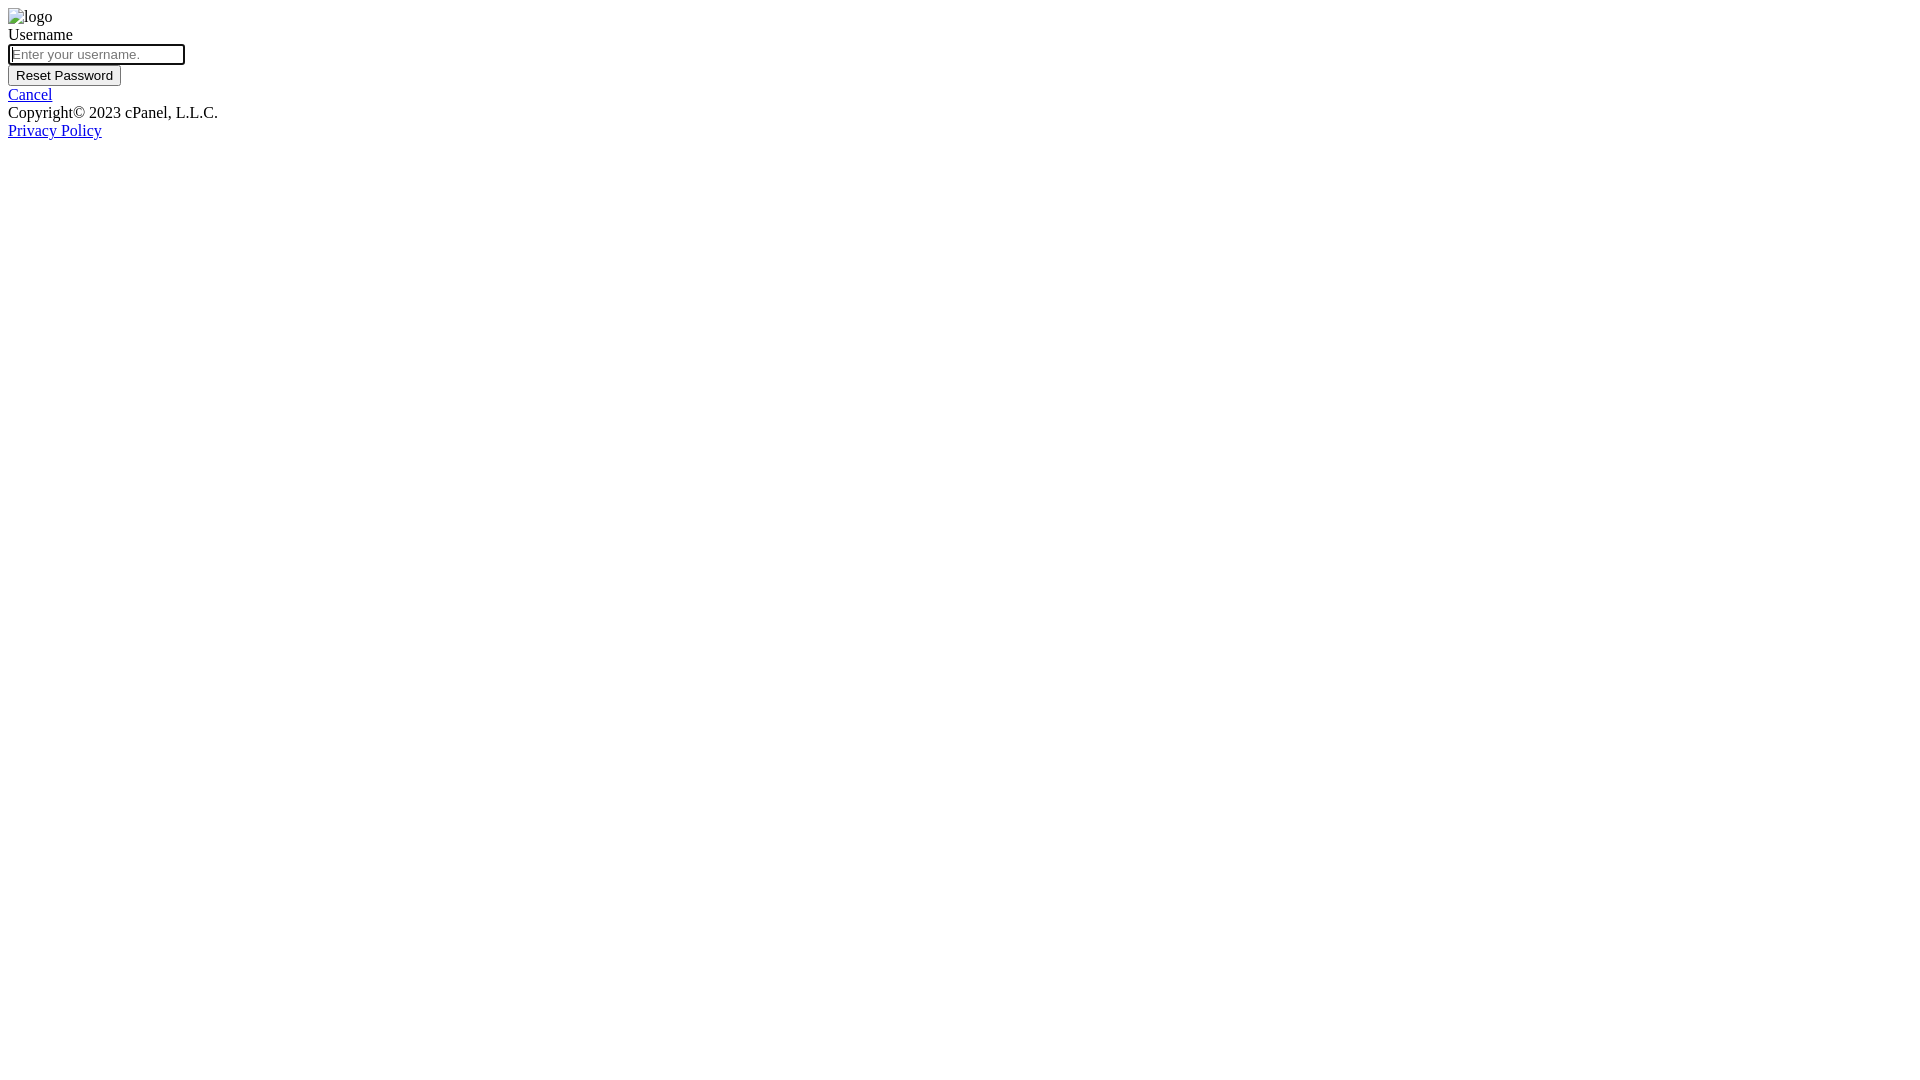 The height and width of the screenshot is (1080, 1920). What do you see at coordinates (8, 130) in the screenshot?
I see `'Privacy Policy'` at bounding box center [8, 130].